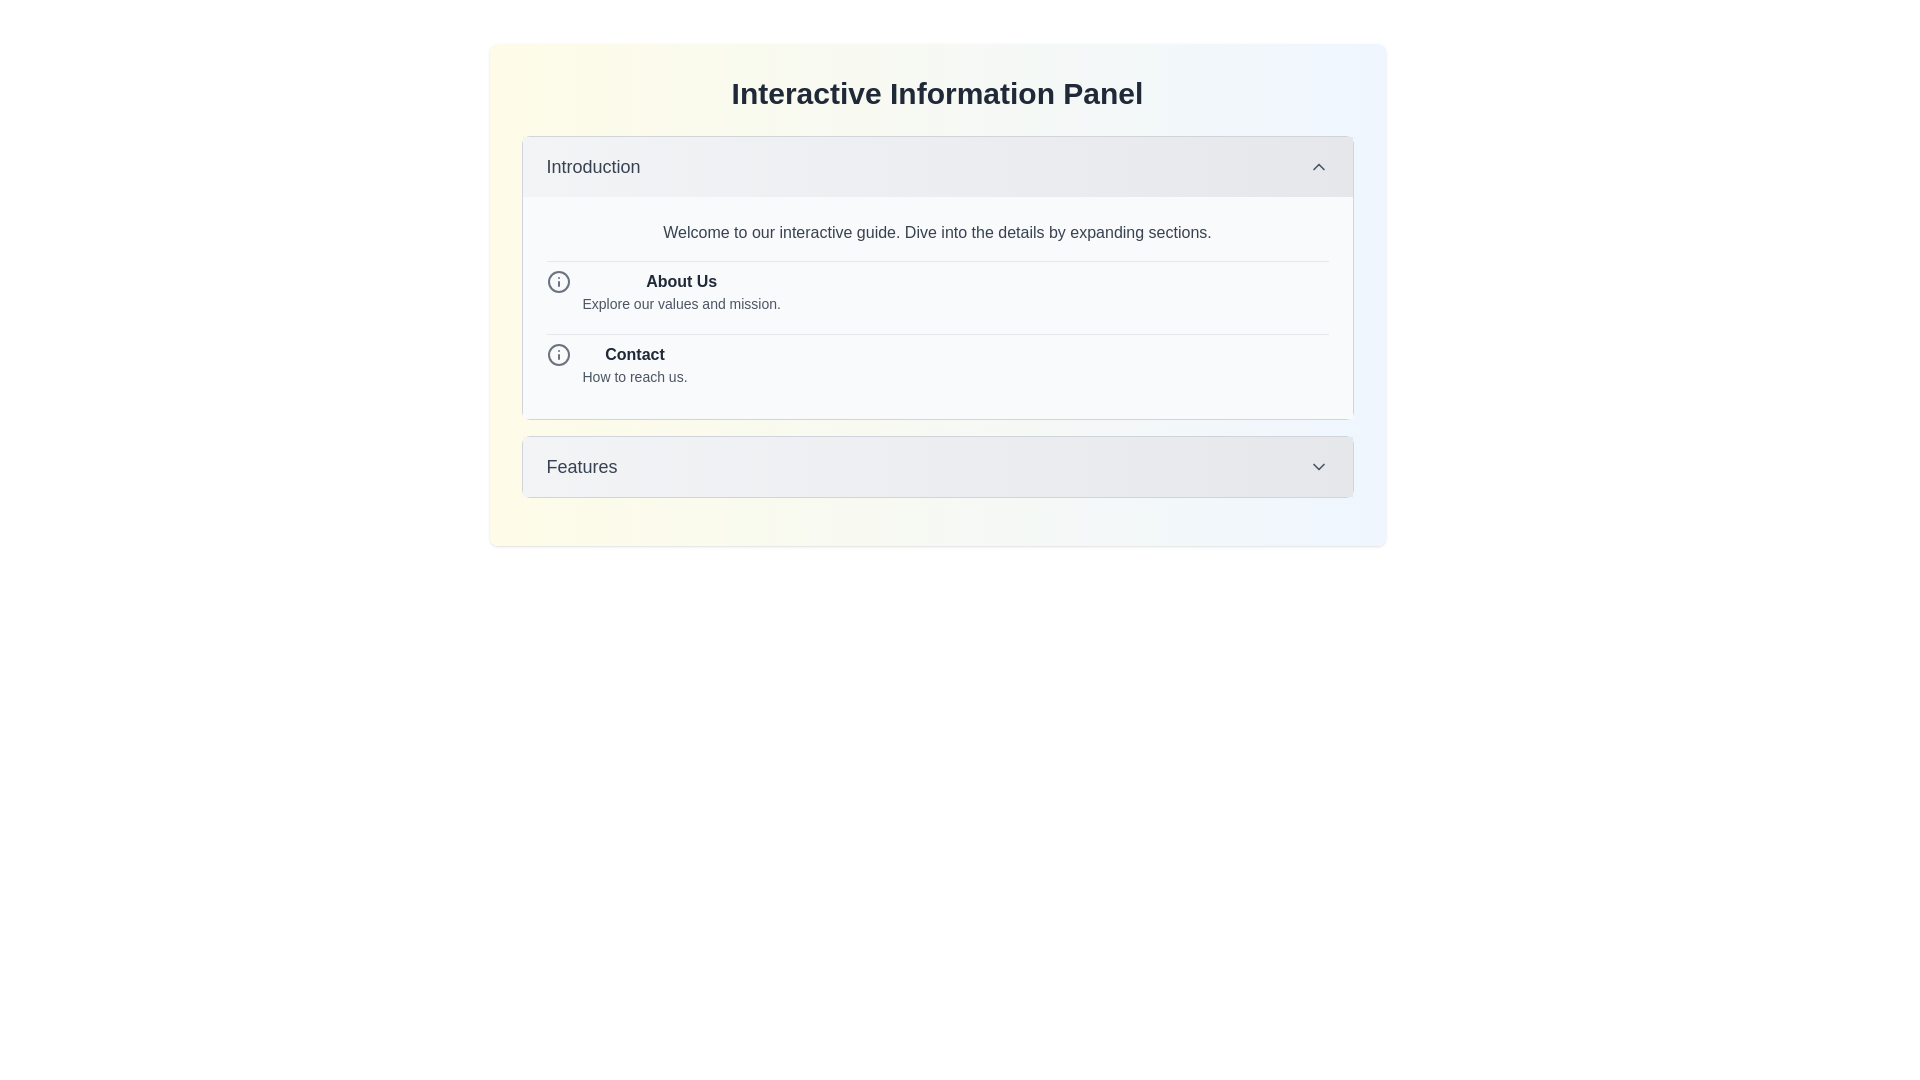 This screenshot has width=1920, height=1080. Describe the element at coordinates (681, 292) in the screenshot. I see `the Text block providing an overview of the organization's values and mission, located in the middle section of the column layout under the 'Introduction' section` at that location.